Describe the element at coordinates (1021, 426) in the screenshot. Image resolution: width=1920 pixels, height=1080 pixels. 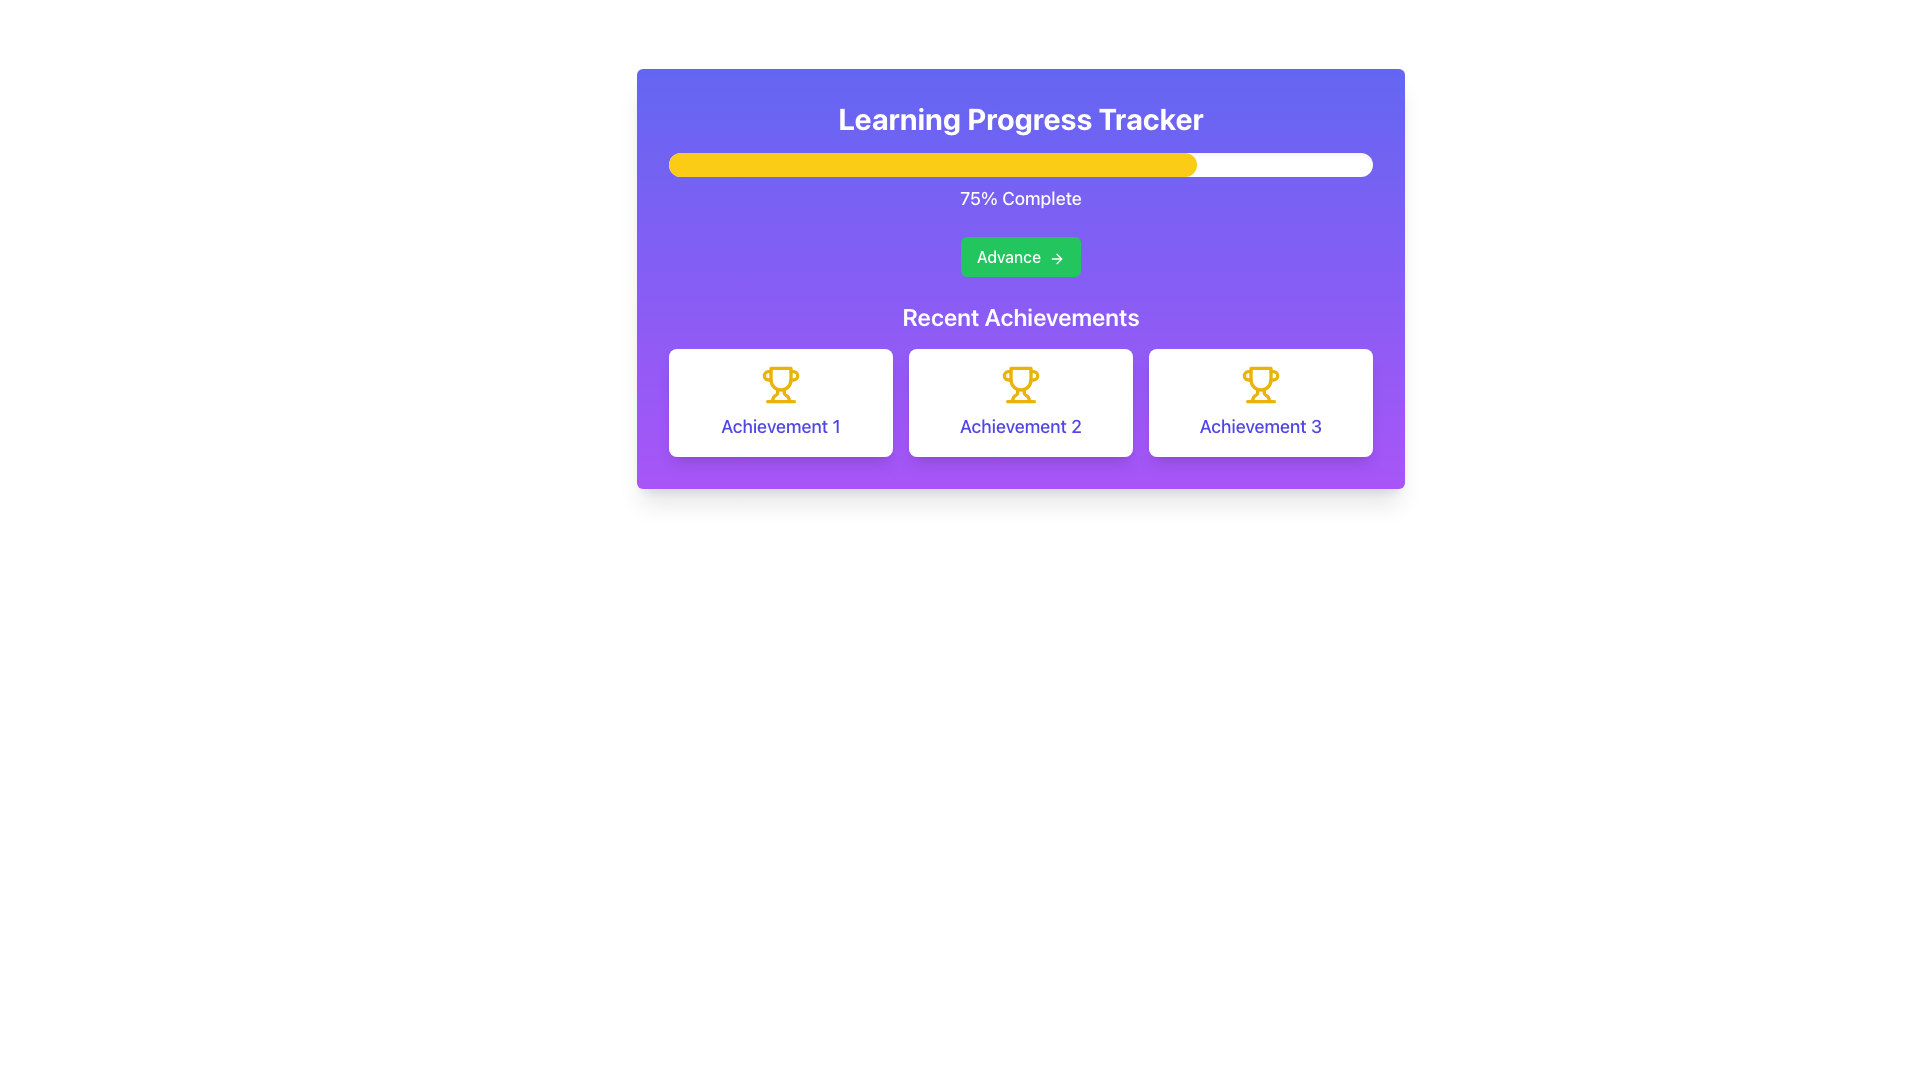
I see `the text label for 'Achievement 2' which is centered in the middle card of the 'Recent Achievements' section` at that location.